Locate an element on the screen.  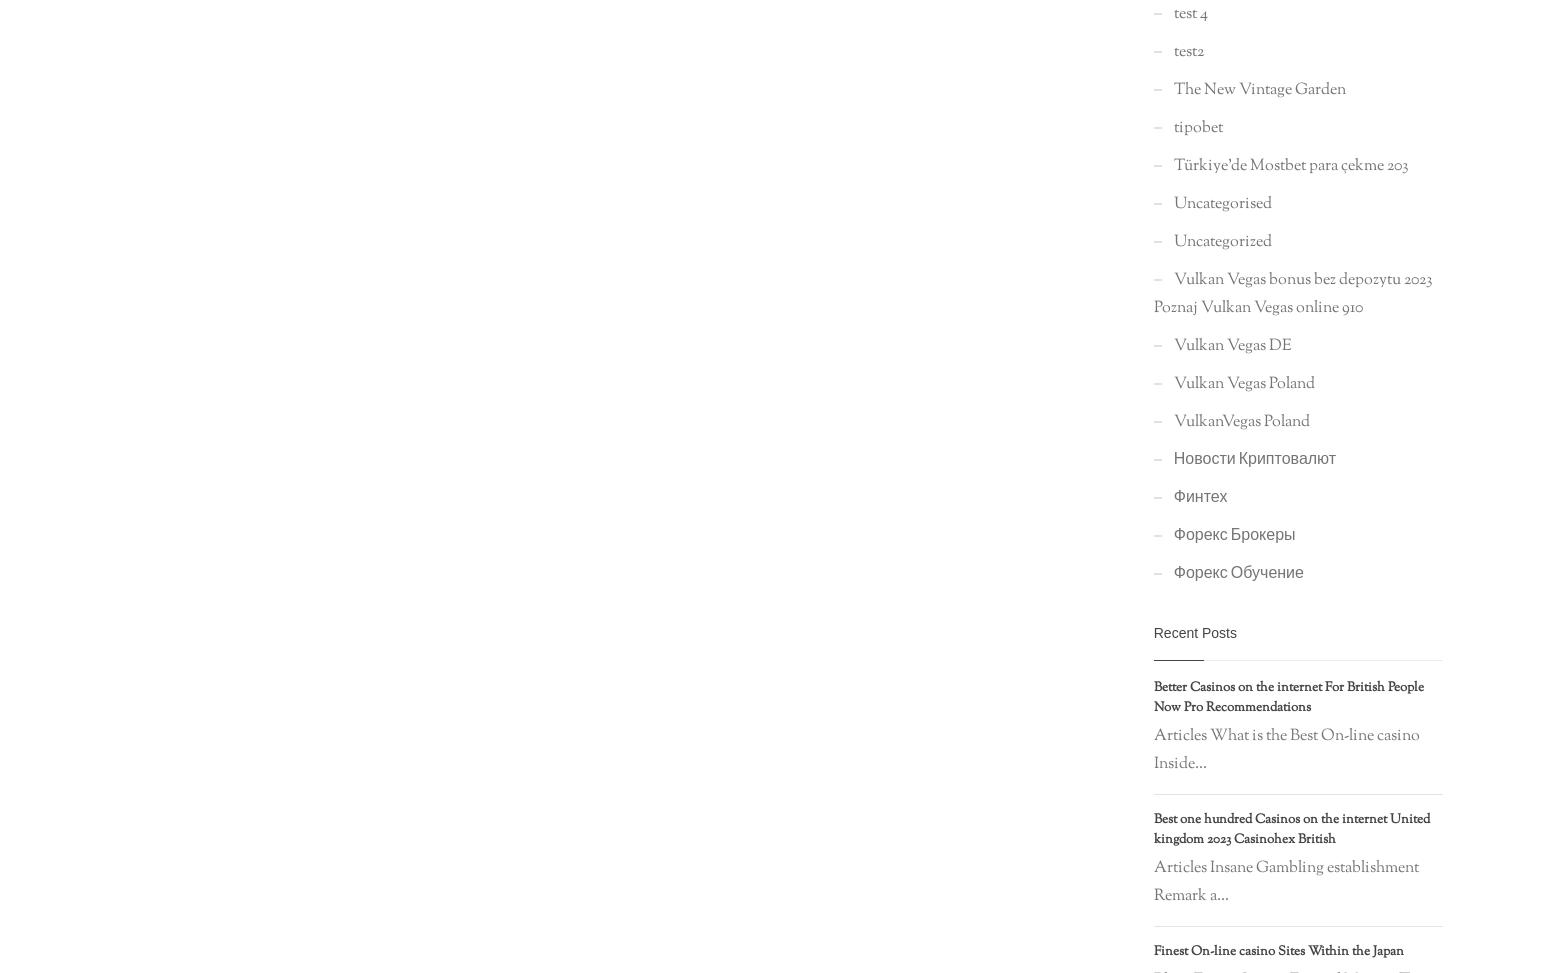
'Best one hundred Casinos on the internet United kingdom 2023 Casinohex British' is located at coordinates (1289, 828).